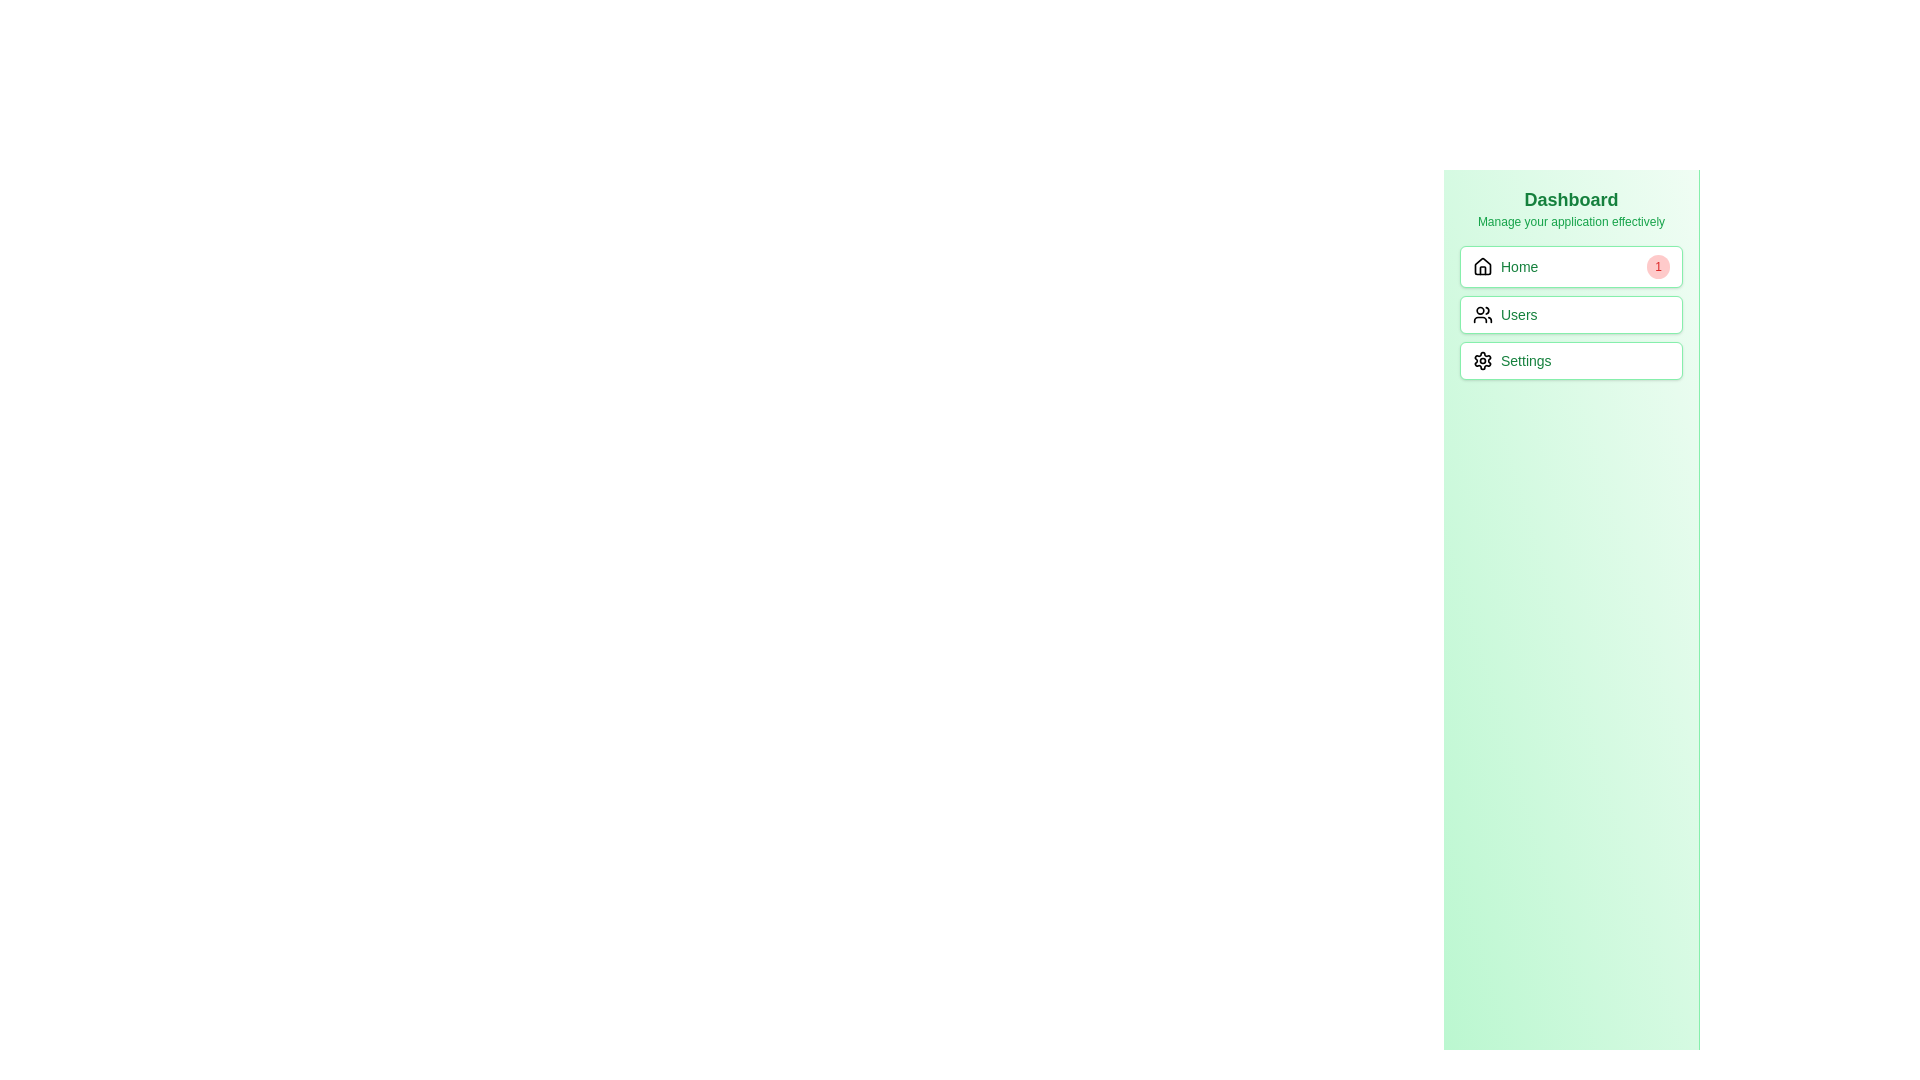 The width and height of the screenshot is (1920, 1080). I want to click on the 'Users' navigation button located in the middle of the vertical stack of options in the sidebar, so click(1570, 312).